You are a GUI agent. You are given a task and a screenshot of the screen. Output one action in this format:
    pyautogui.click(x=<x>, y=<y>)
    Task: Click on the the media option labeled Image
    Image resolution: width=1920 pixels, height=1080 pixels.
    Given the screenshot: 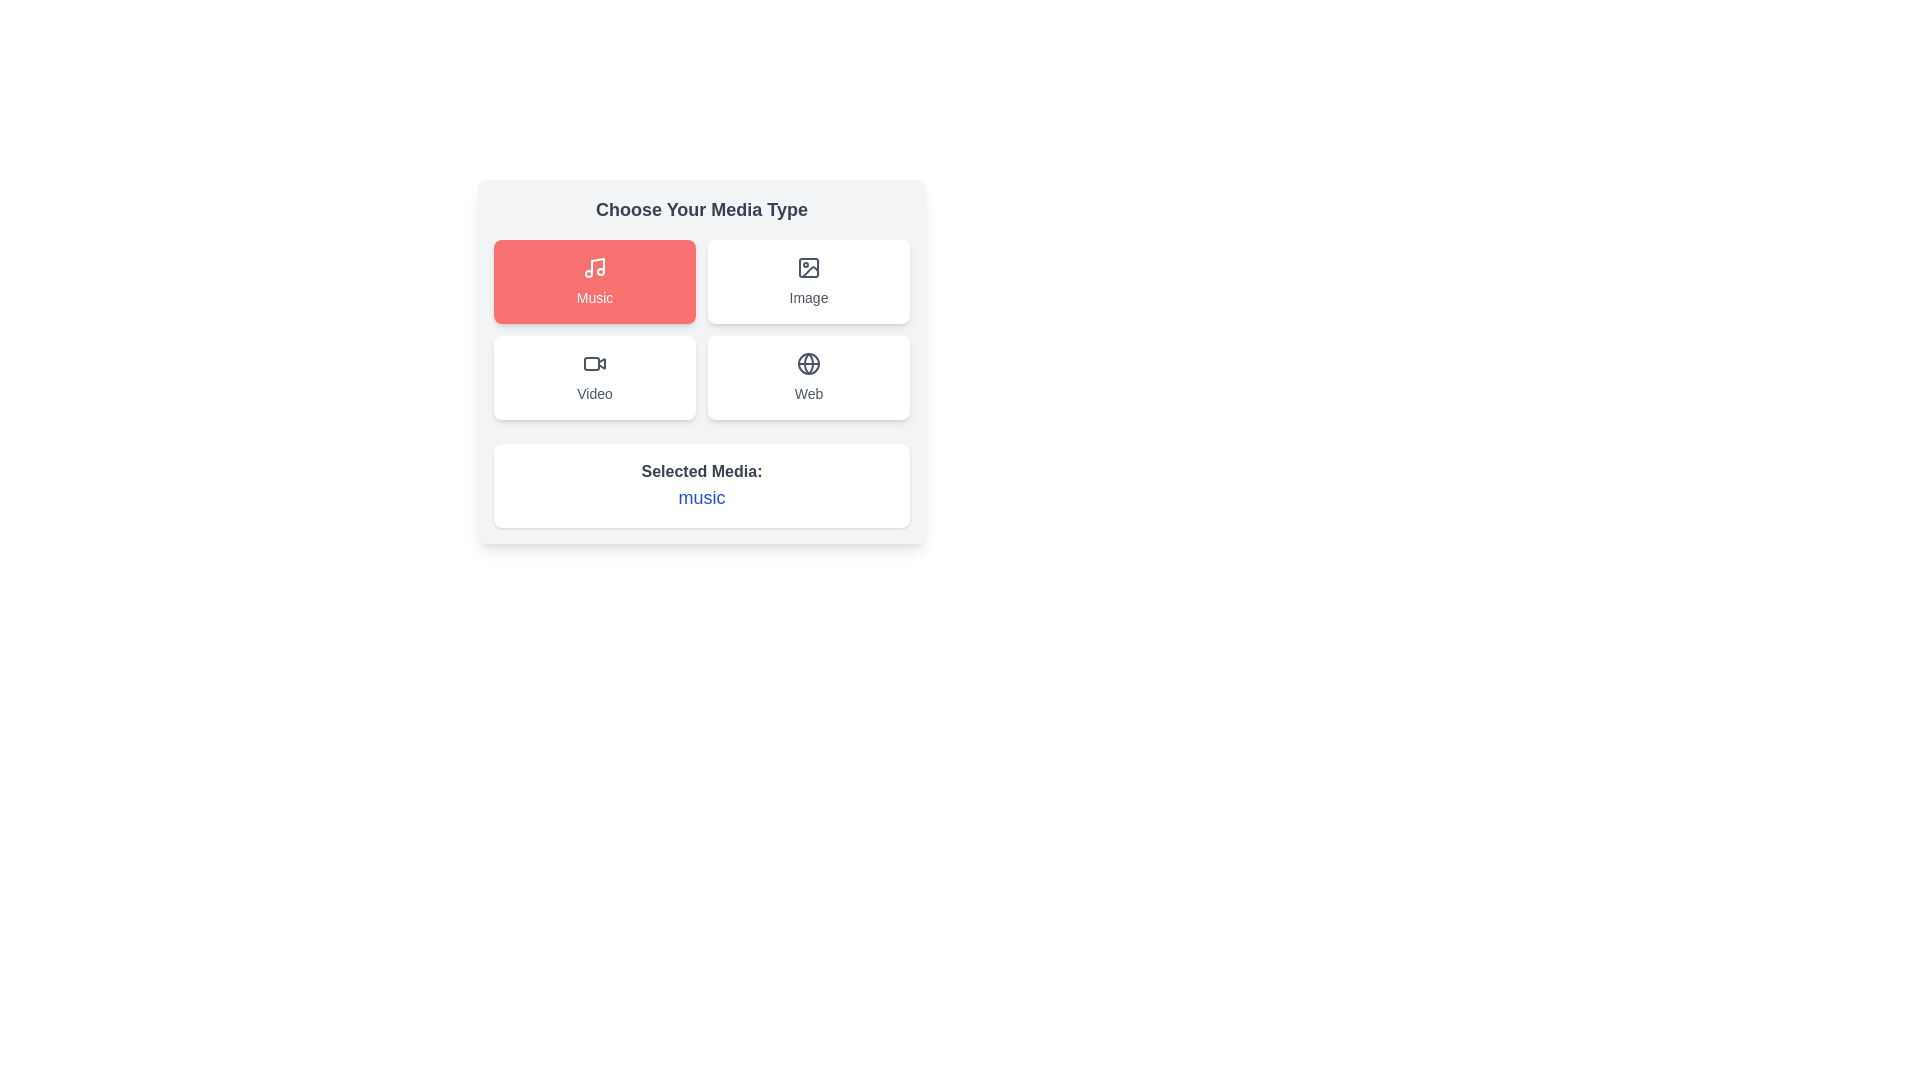 What is the action you would take?
    pyautogui.click(x=809, y=281)
    